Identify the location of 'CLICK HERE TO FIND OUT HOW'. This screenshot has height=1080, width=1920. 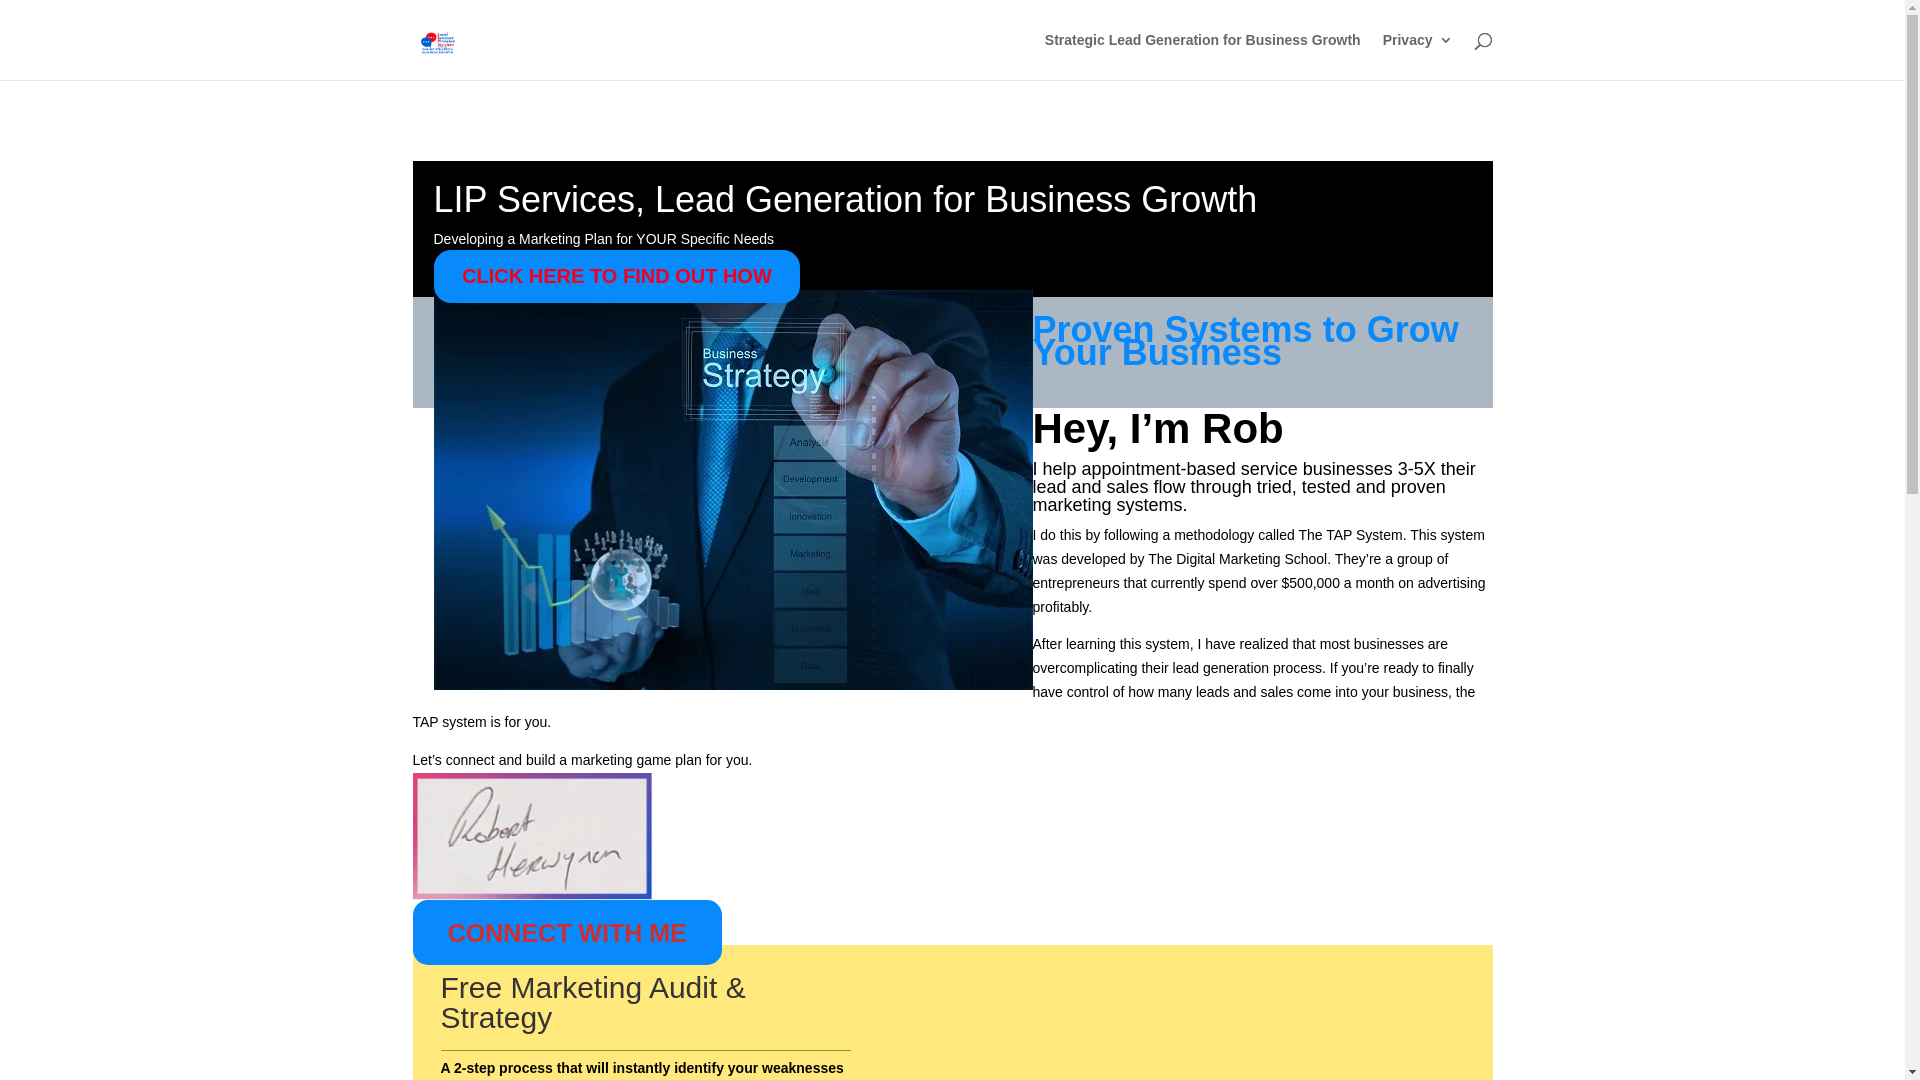
(616, 276).